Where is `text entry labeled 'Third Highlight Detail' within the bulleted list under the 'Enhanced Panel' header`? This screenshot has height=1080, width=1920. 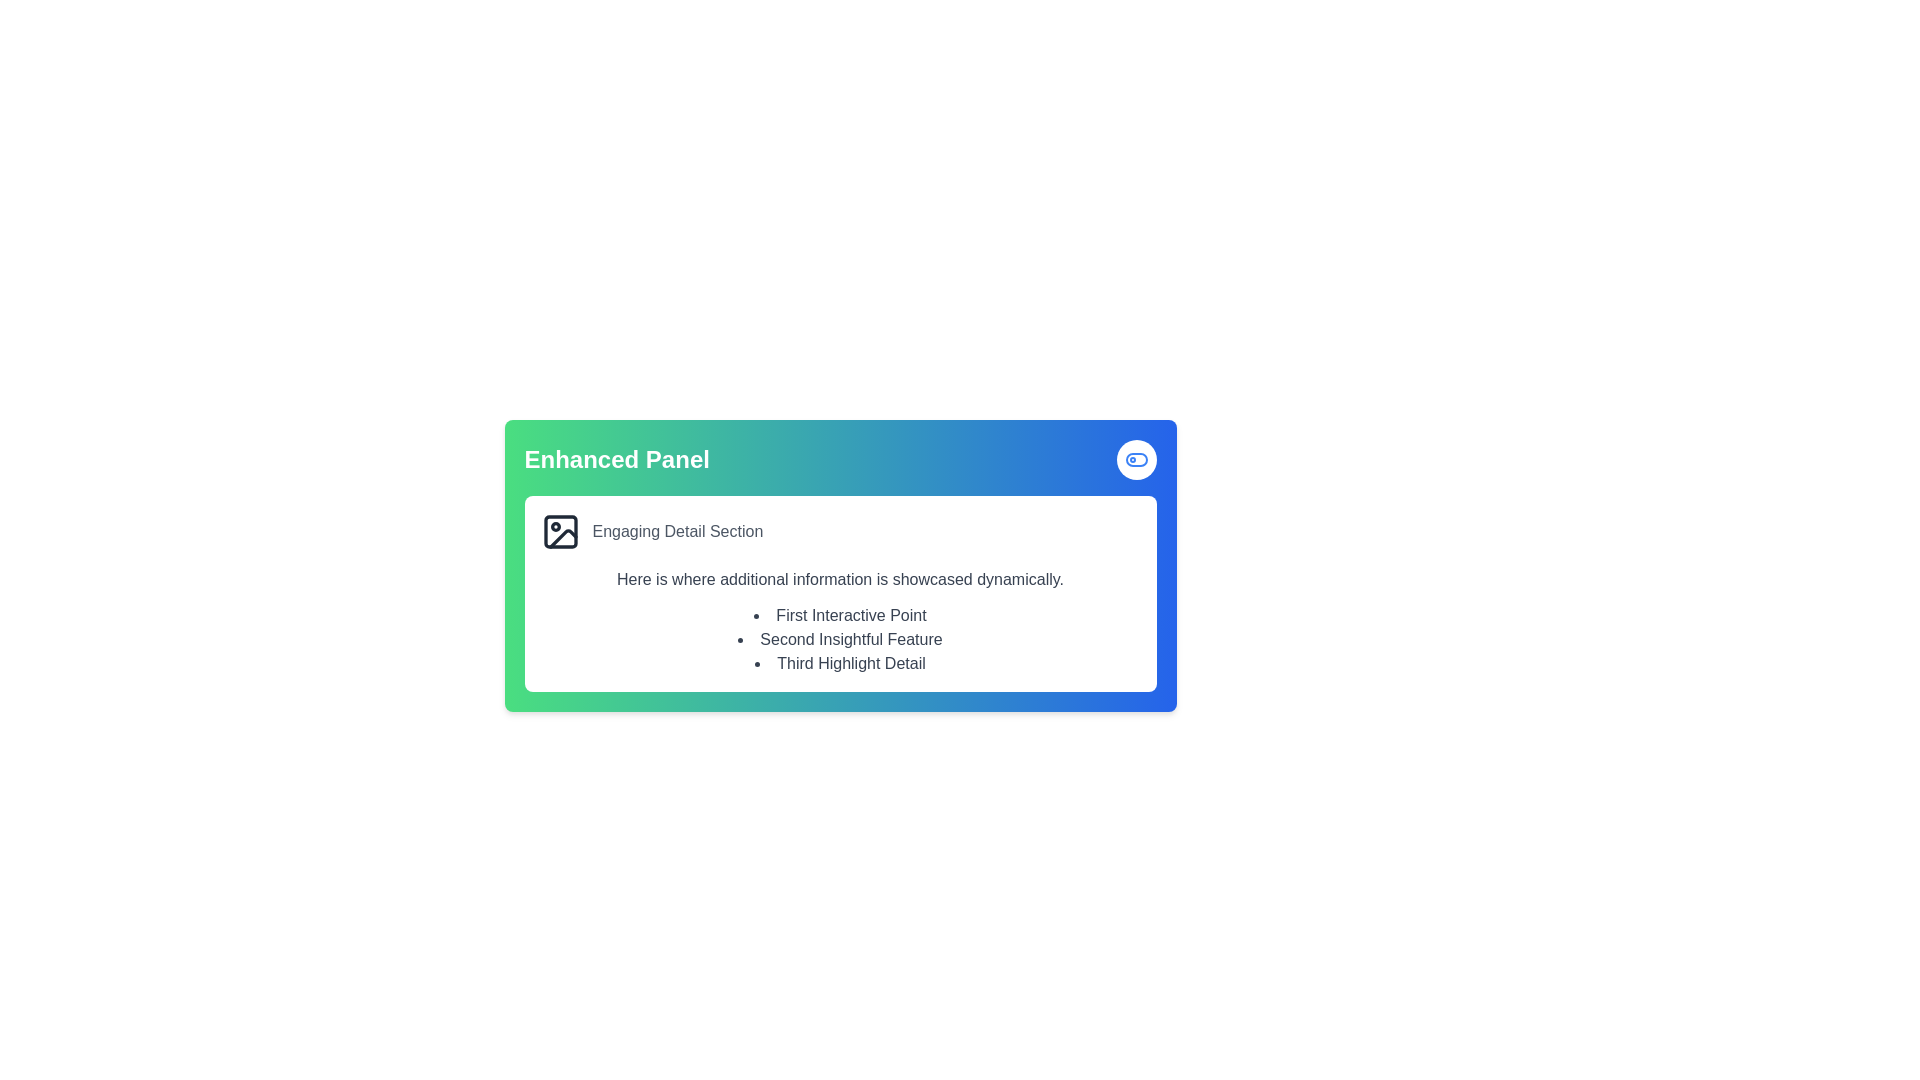
text entry labeled 'Third Highlight Detail' within the bulleted list under the 'Enhanced Panel' header is located at coordinates (840, 663).